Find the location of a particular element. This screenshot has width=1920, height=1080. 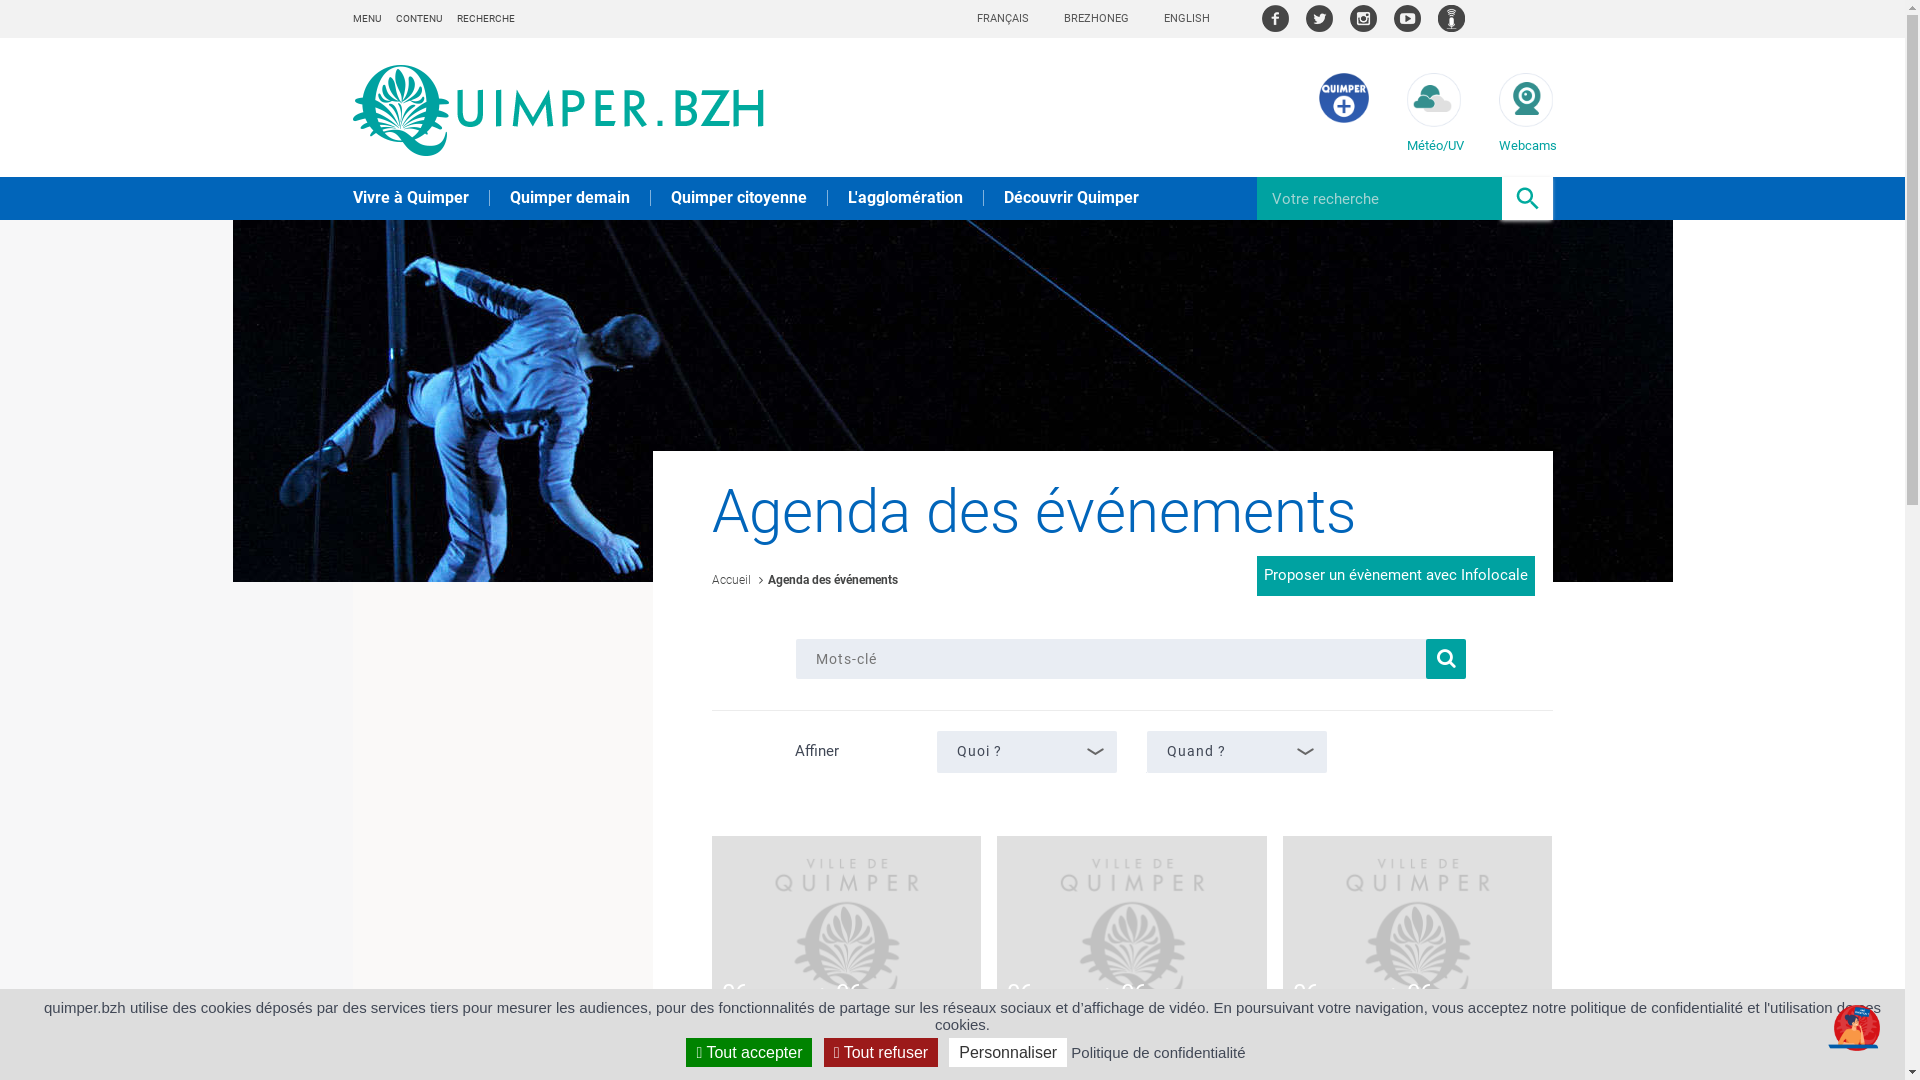

'MENU' is located at coordinates (365, 18).